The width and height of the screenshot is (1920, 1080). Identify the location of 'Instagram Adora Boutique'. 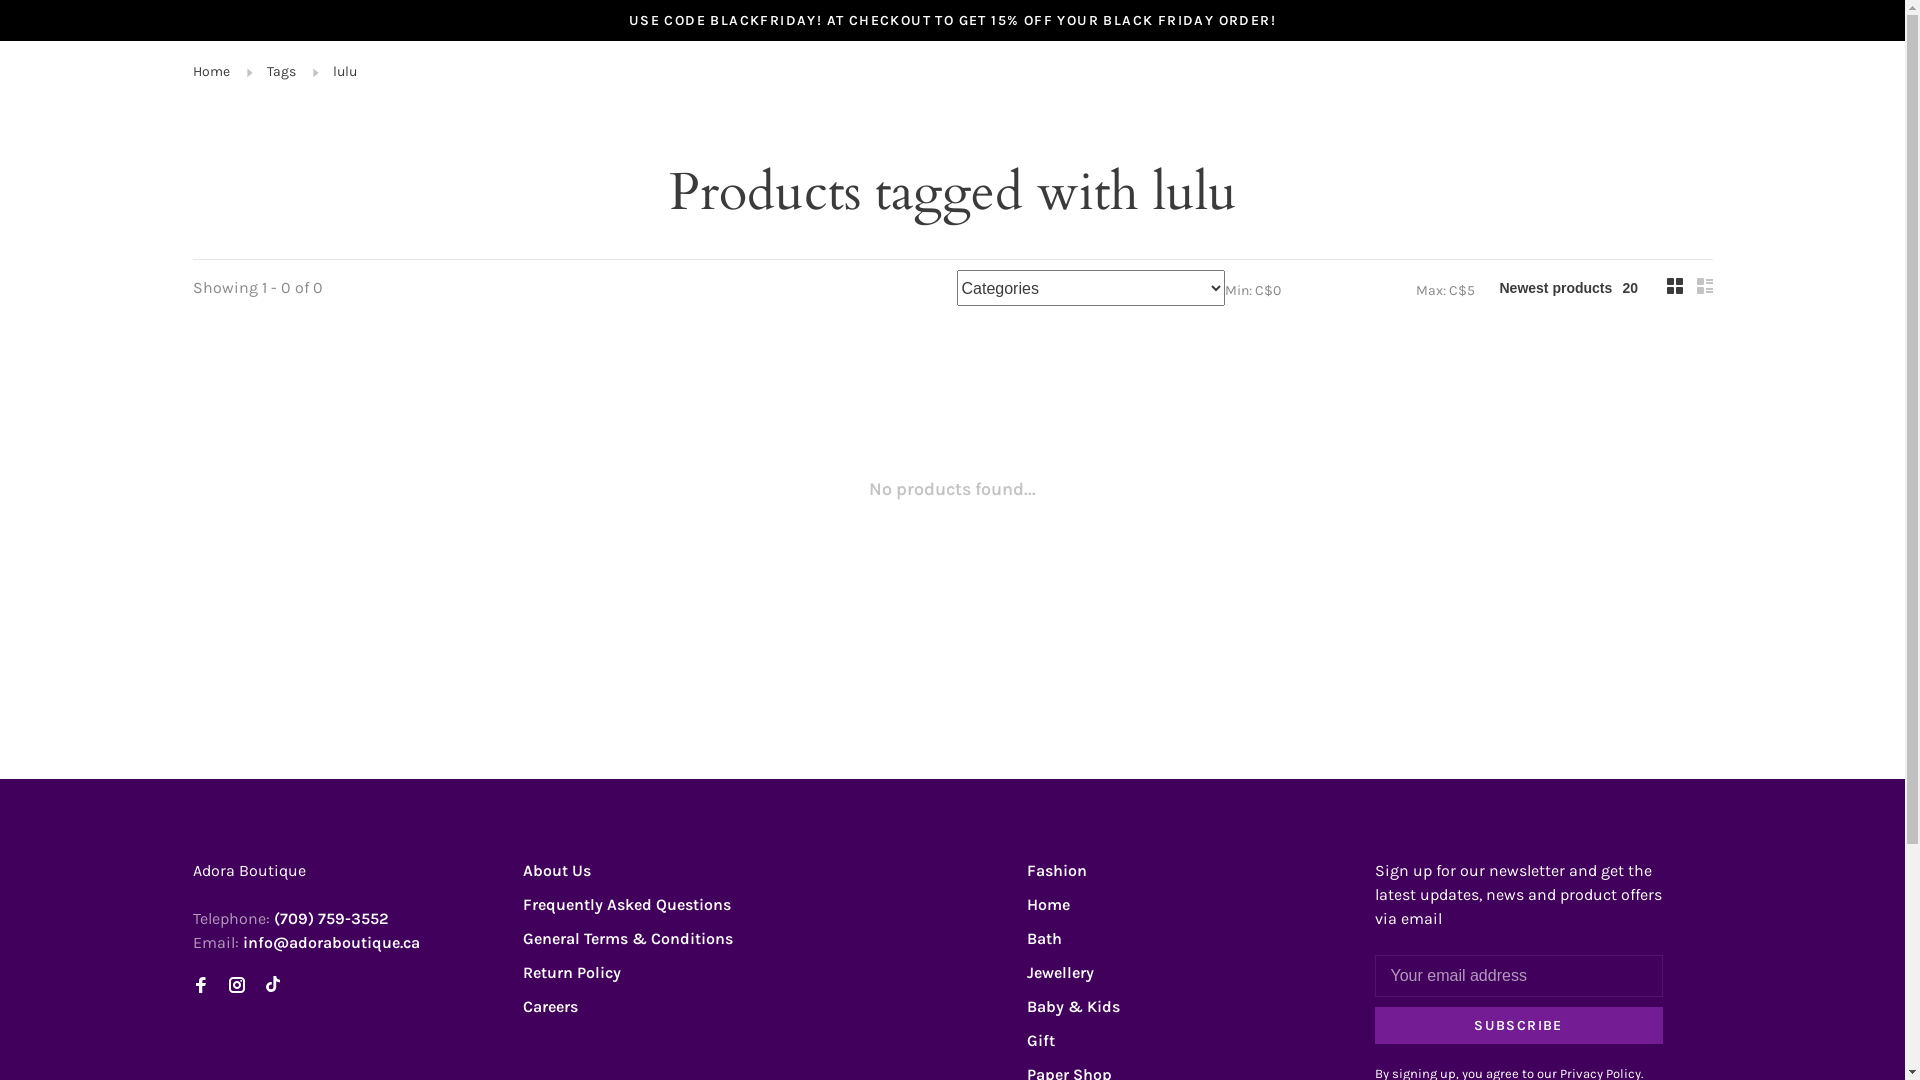
(235, 985).